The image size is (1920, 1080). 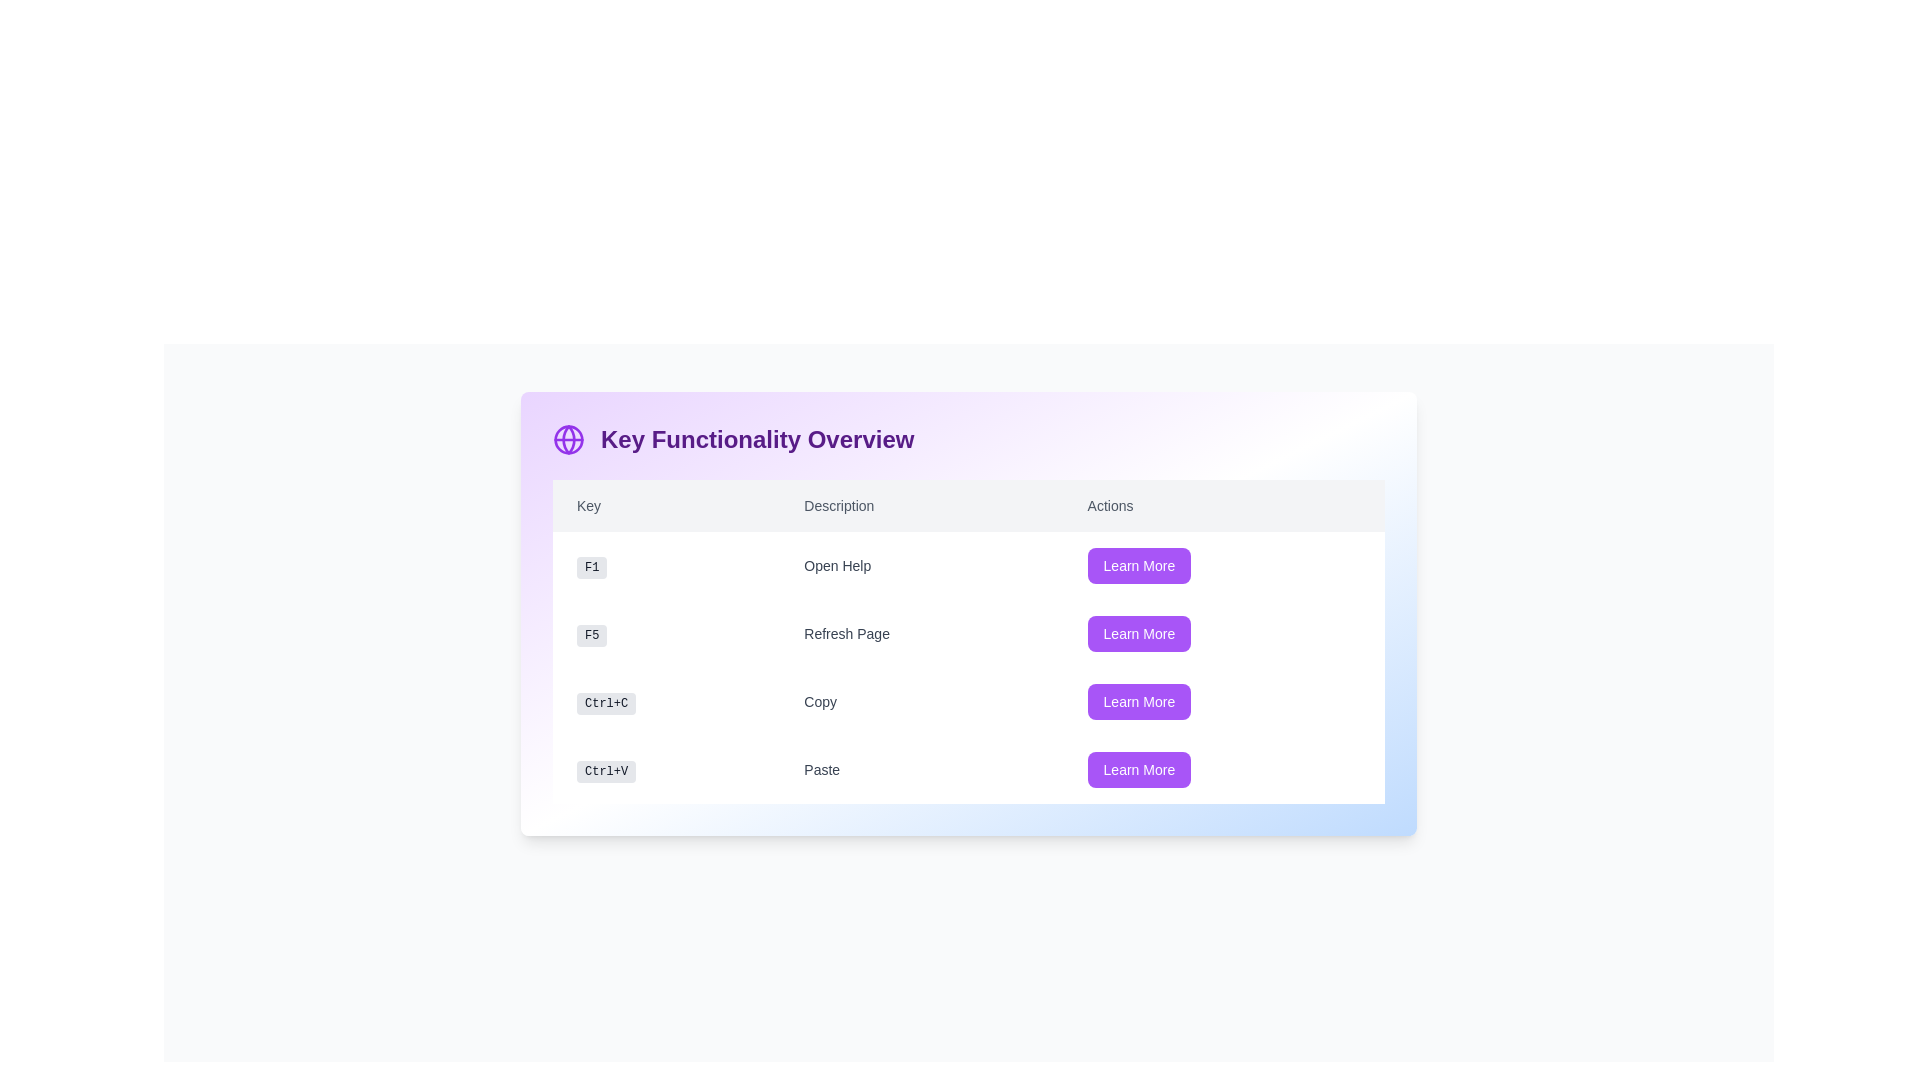 What do you see at coordinates (1139, 566) in the screenshot?
I see `the vibrant purple 'Learn More' button with white text located under the 'Actions' header, aligned with the 'Open Help' row in the table` at bounding box center [1139, 566].